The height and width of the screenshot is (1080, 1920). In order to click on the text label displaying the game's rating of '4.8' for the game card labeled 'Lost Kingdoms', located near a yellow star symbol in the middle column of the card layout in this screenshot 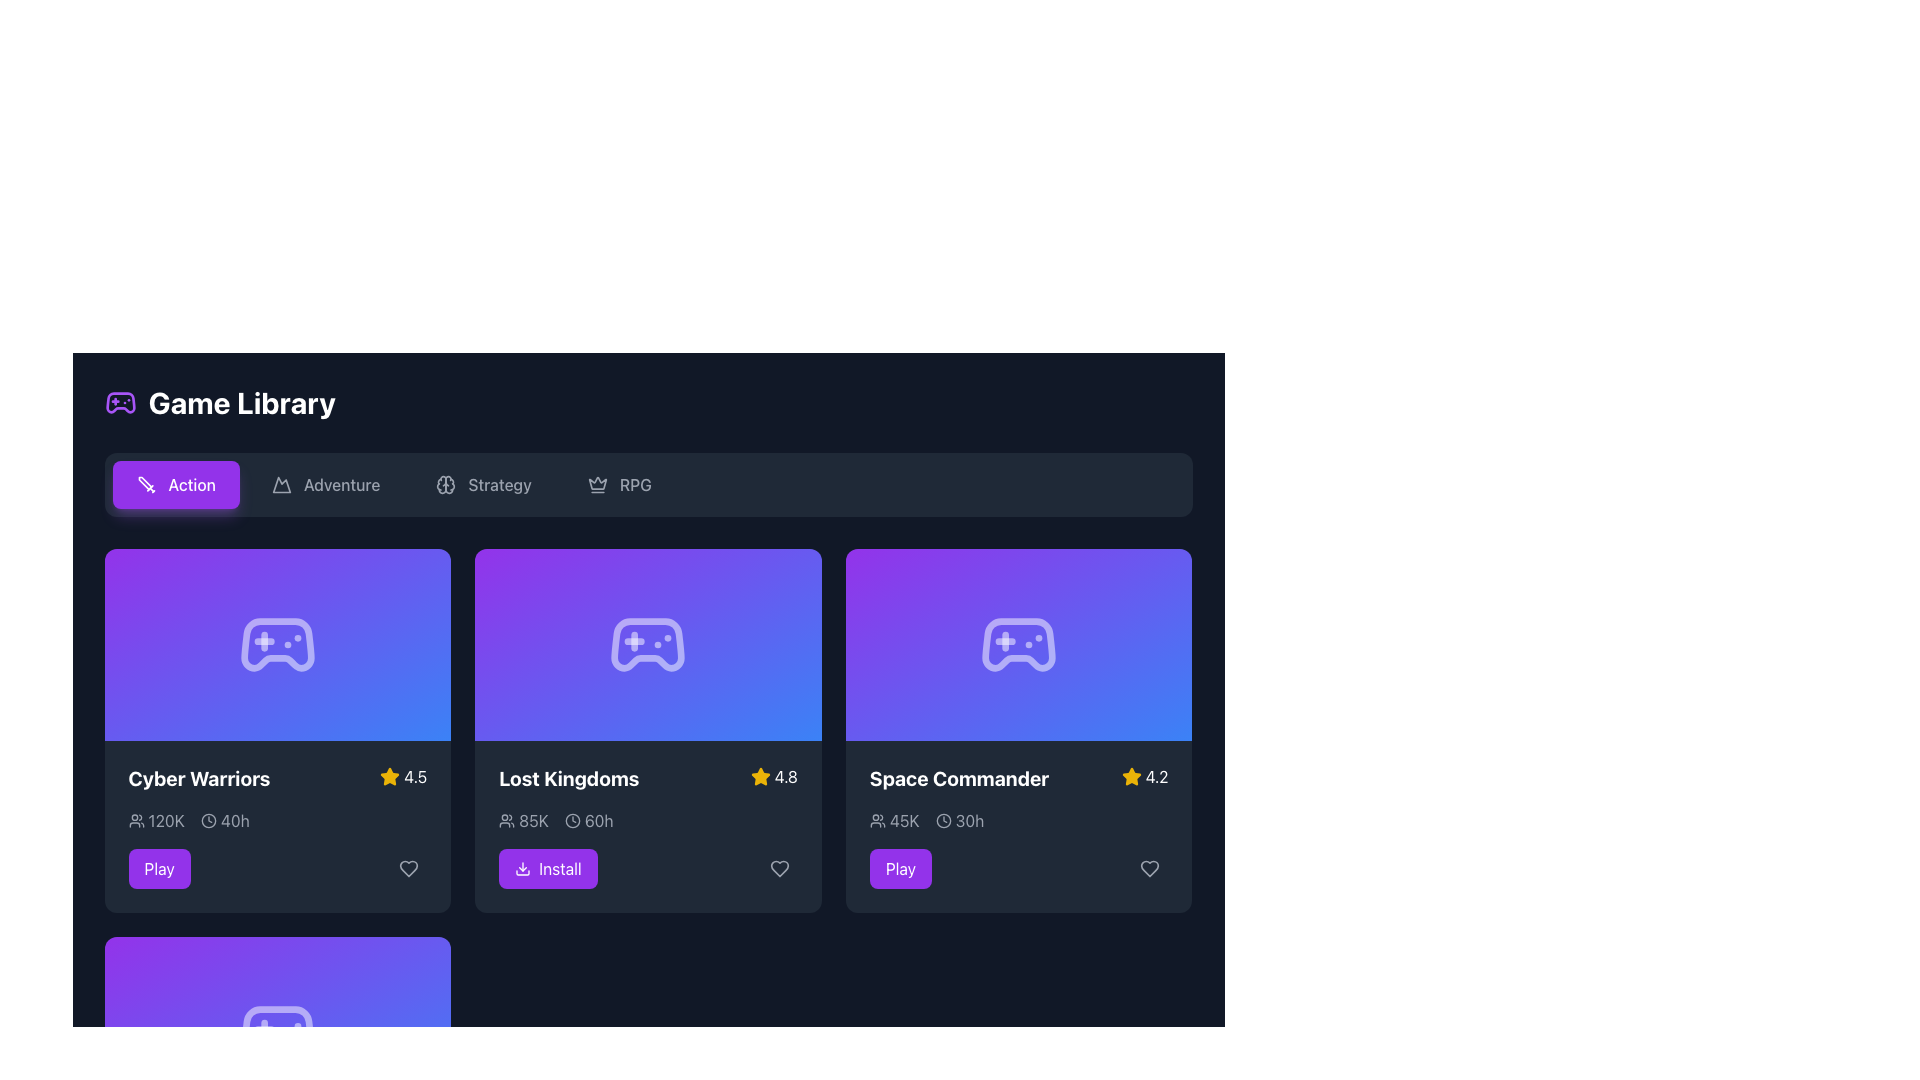, I will do `click(785, 775)`.